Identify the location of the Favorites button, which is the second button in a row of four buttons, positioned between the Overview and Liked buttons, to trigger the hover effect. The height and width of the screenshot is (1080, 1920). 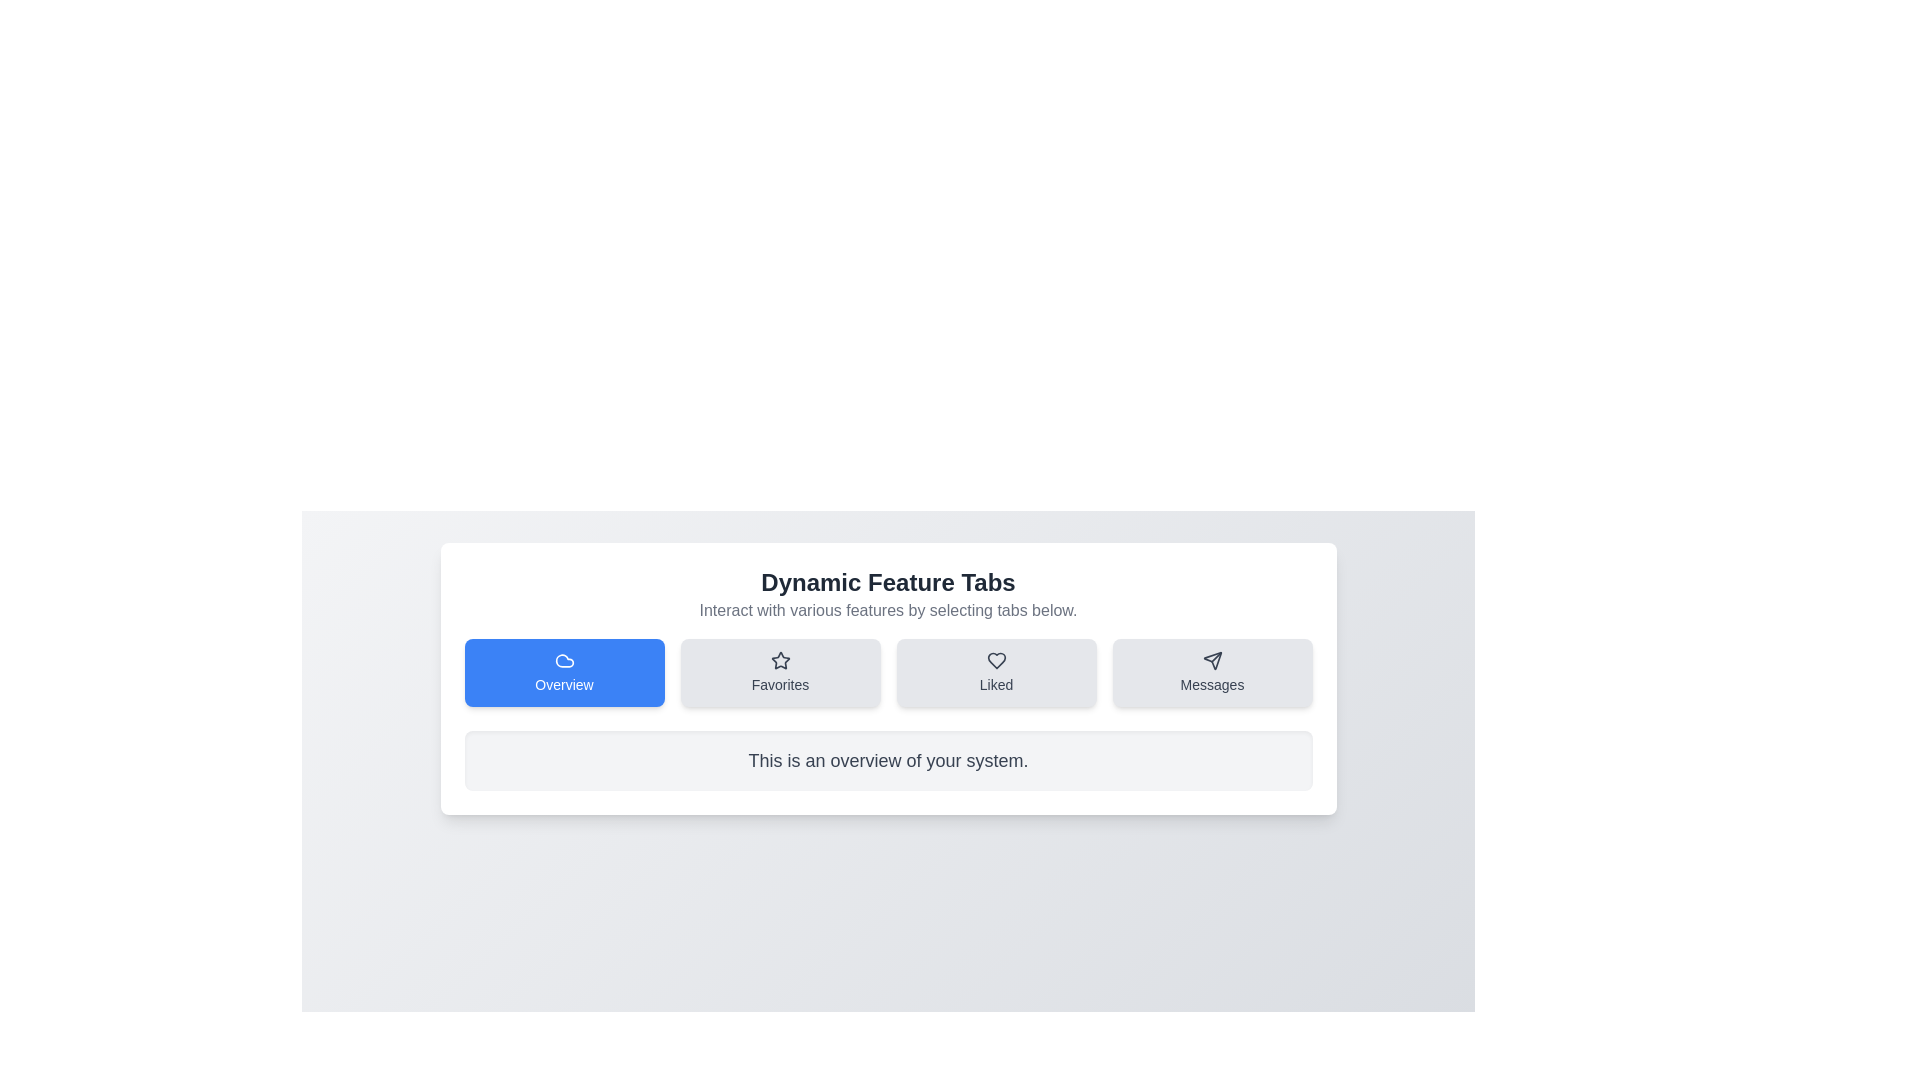
(779, 672).